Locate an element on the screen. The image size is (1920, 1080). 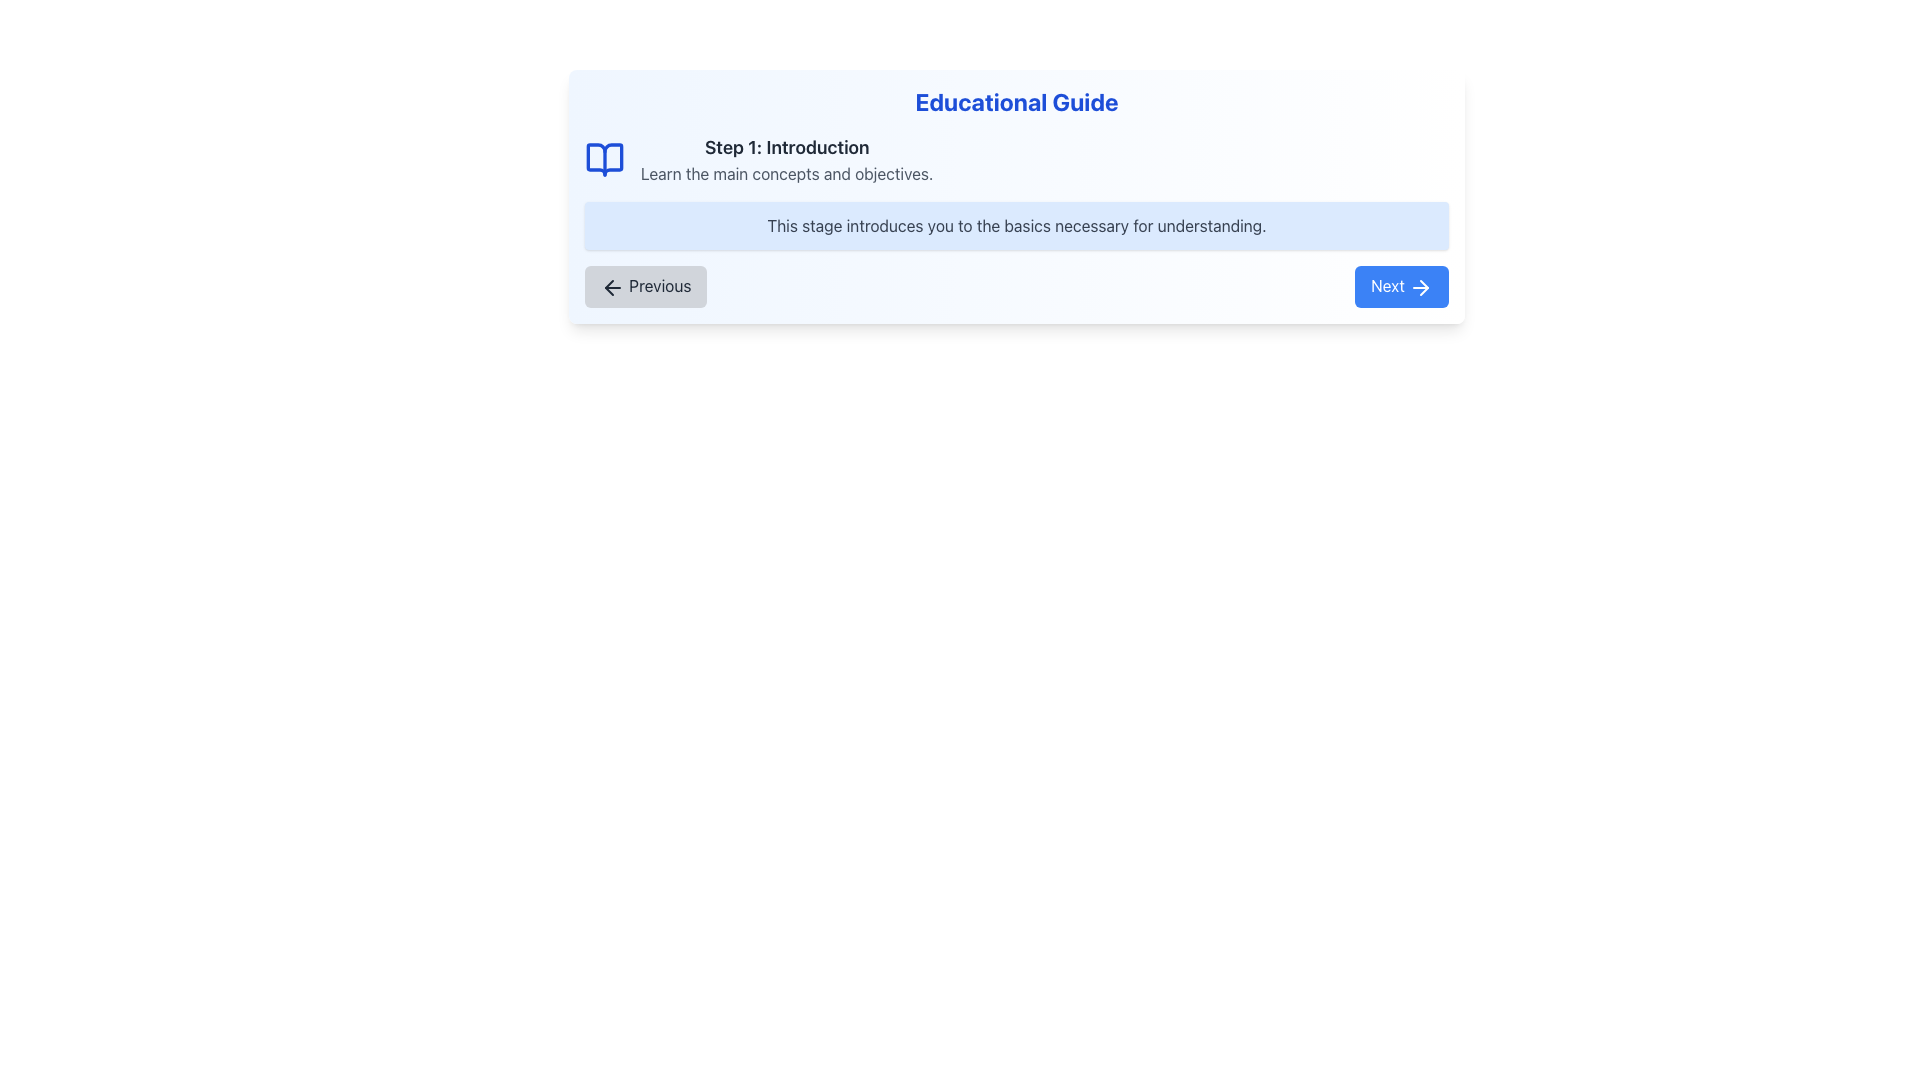
the right-facing arrow icon within the blue 'Next' button, which is styled with a 'lucide' design and outlined in white is located at coordinates (1419, 286).